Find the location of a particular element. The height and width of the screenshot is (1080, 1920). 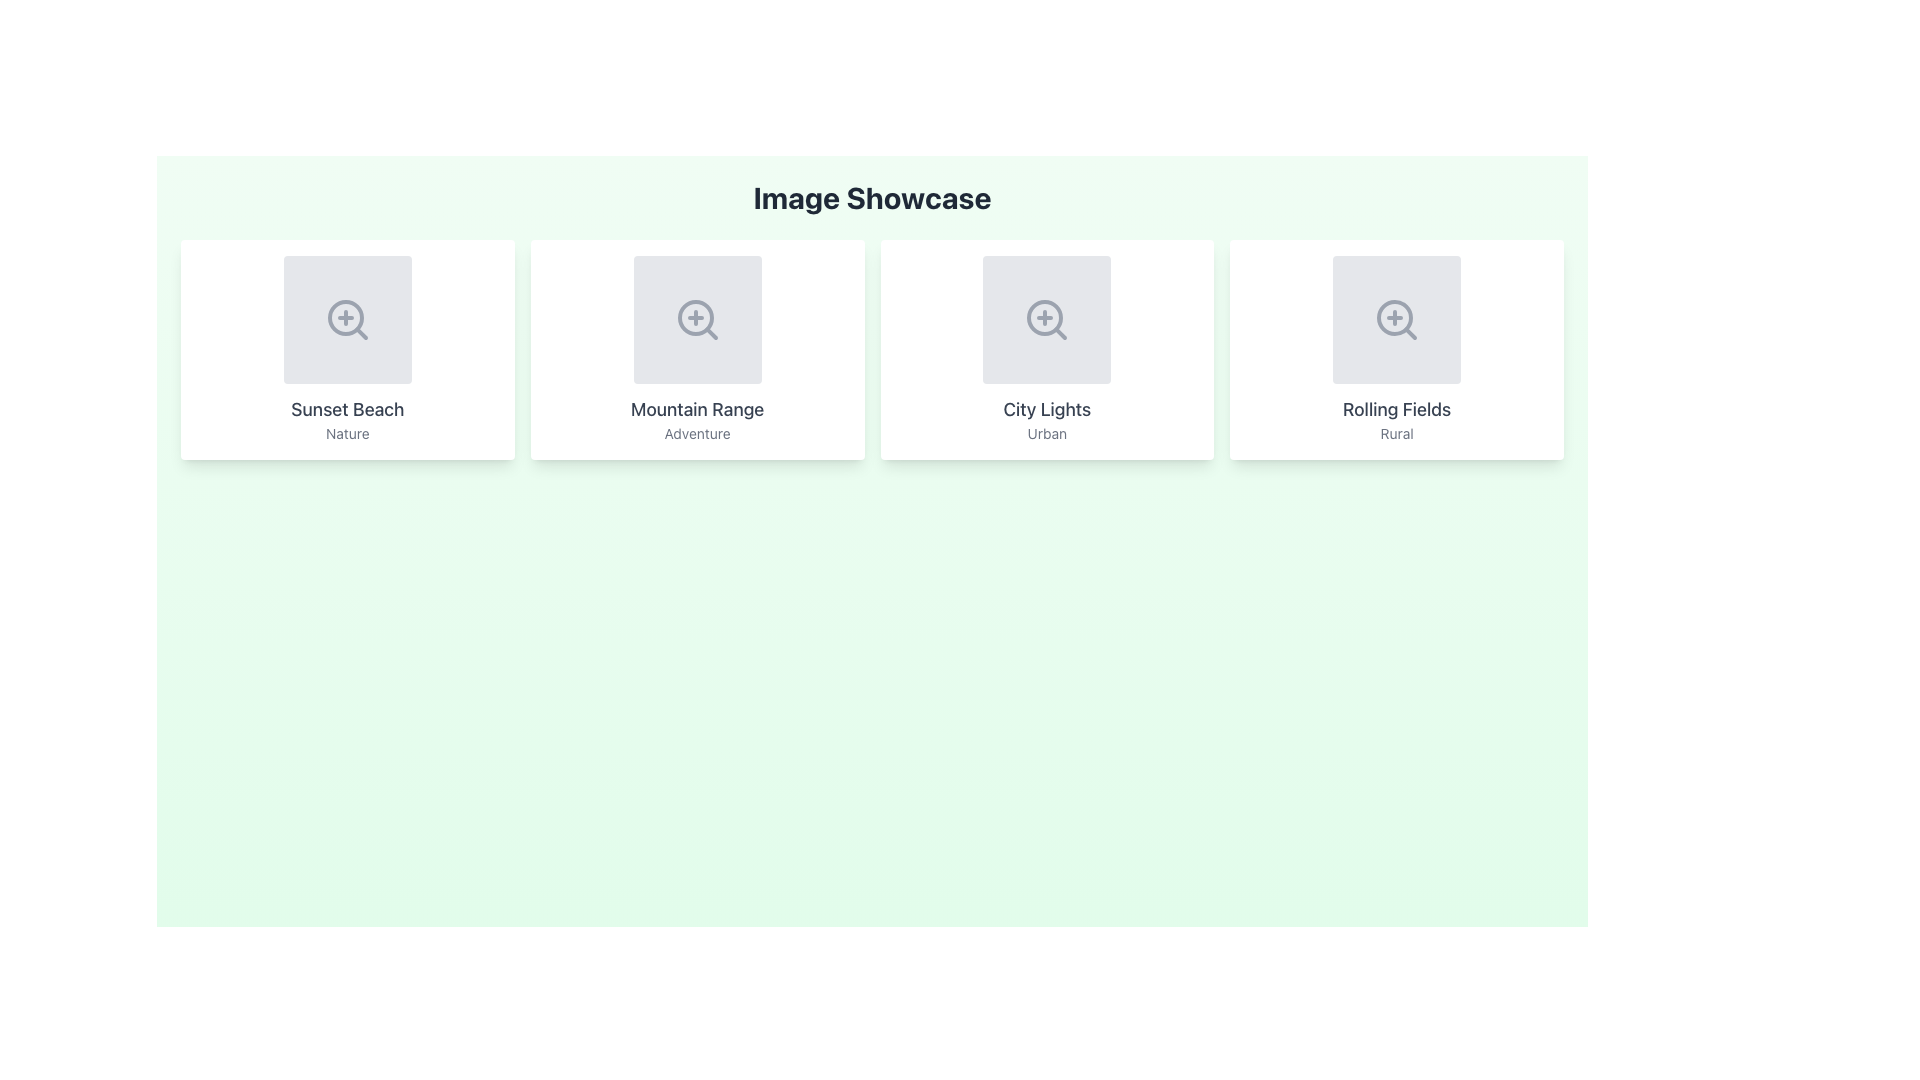

the diagonal line within the magnifying glass icon located on the first card labeled 'Sunset Beach, Nature' is located at coordinates (361, 332).